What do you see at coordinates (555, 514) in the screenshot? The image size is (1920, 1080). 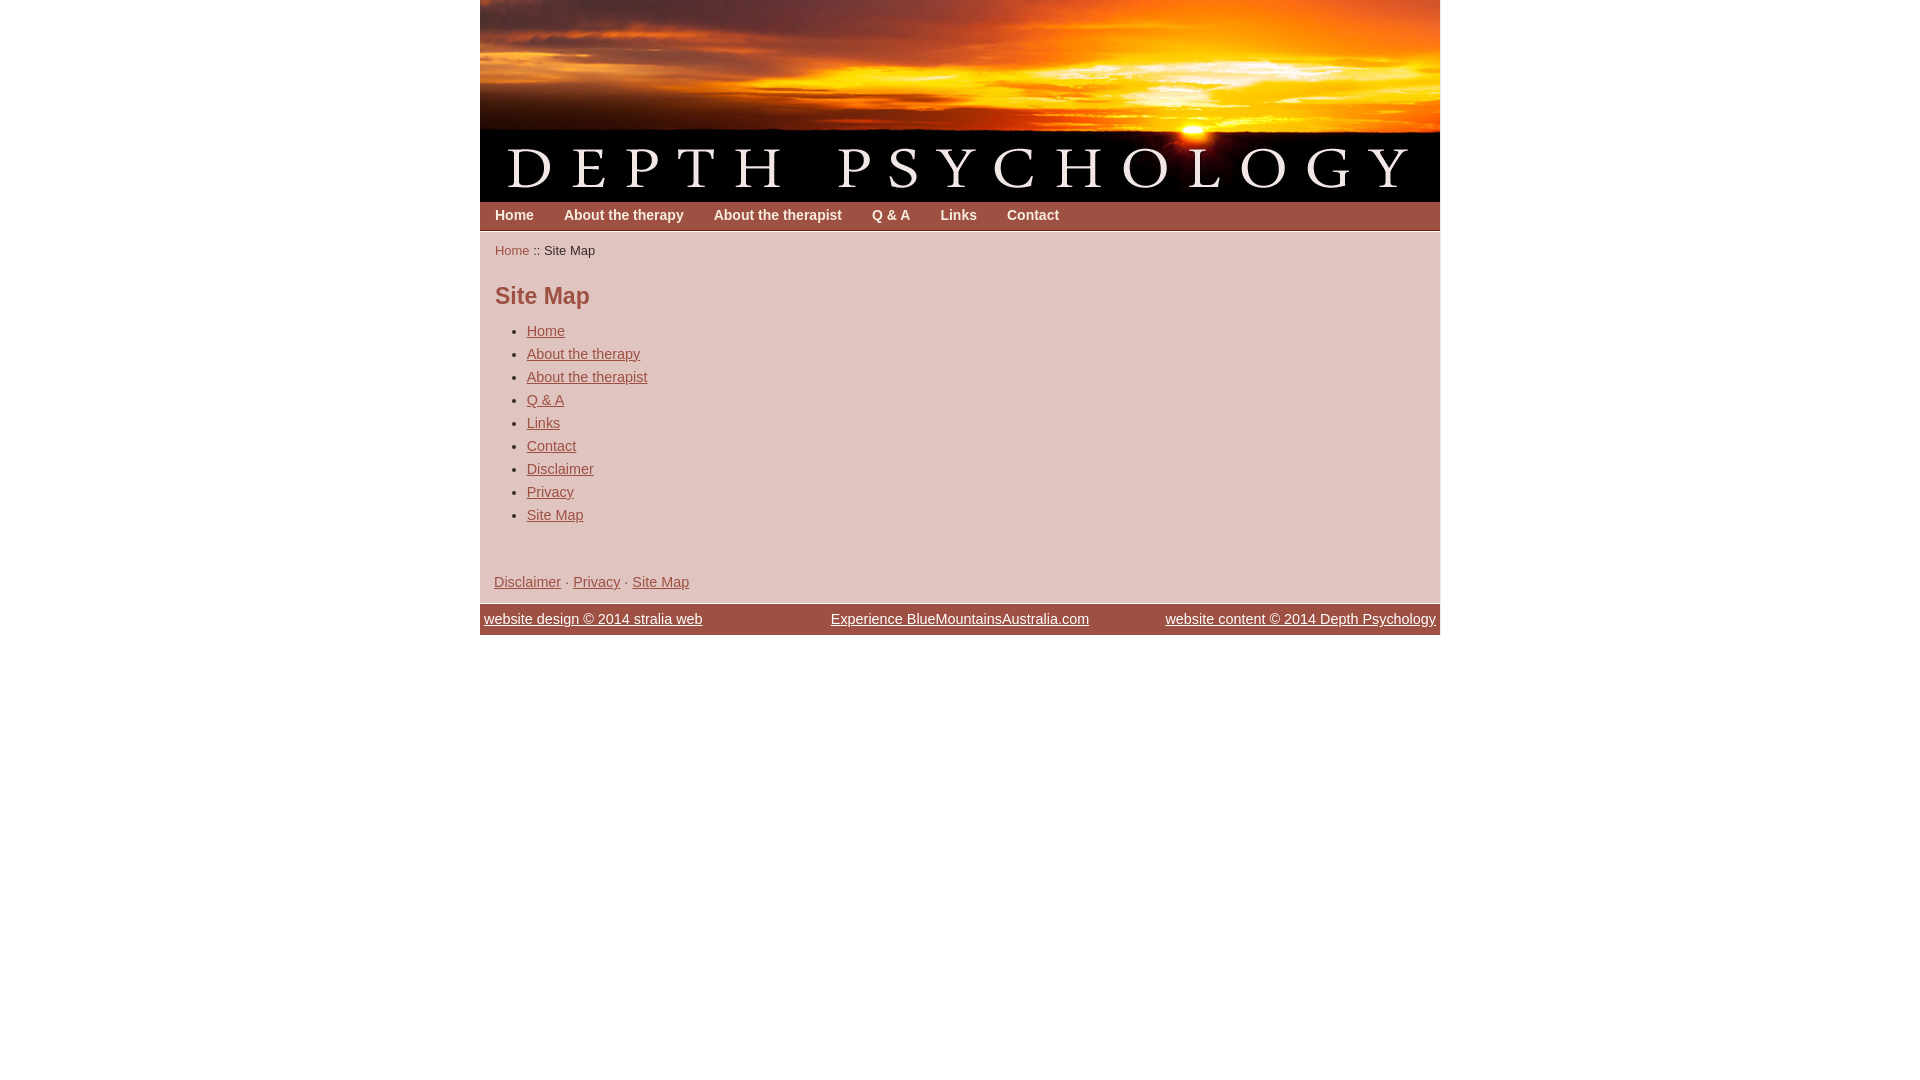 I see `'Site Map'` at bounding box center [555, 514].